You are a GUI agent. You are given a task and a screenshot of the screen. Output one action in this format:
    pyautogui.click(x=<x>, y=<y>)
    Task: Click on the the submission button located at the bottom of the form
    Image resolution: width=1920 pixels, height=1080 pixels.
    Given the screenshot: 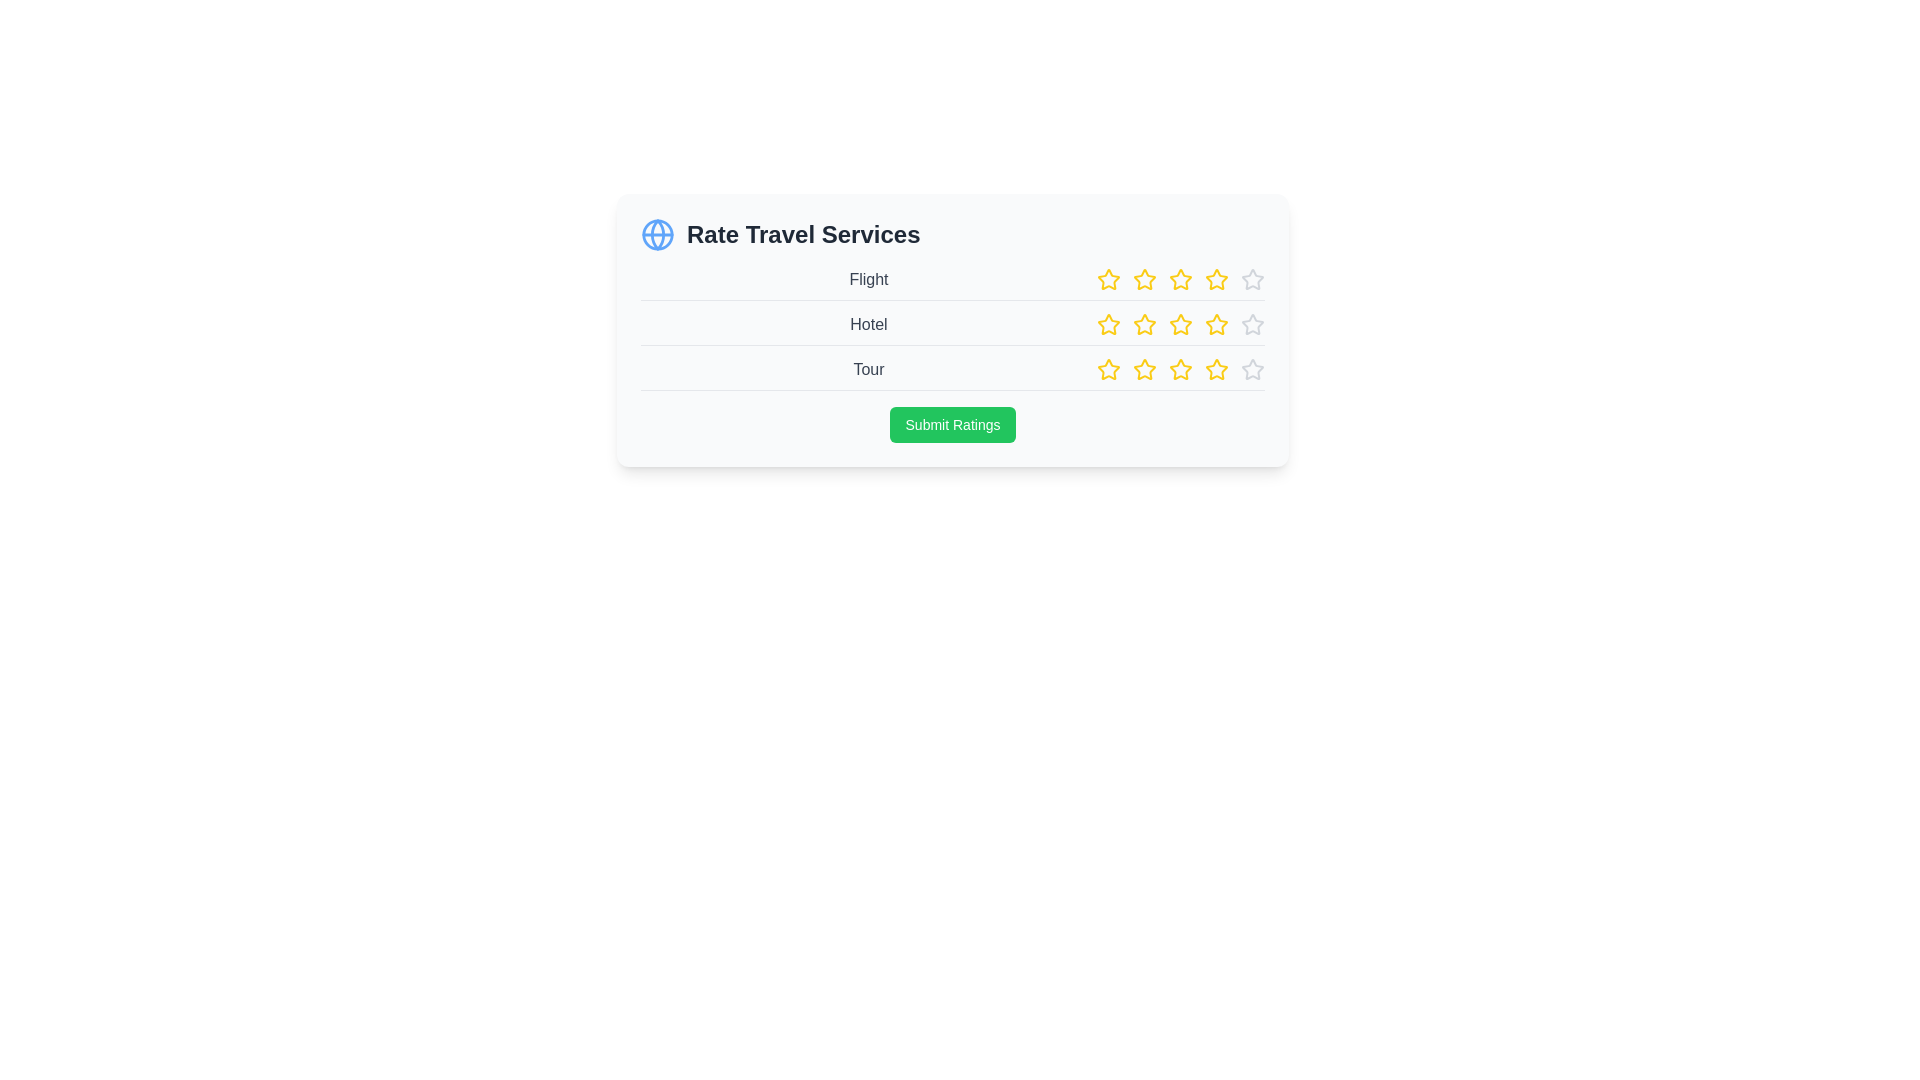 What is the action you would take?
    pyautogui.click(x=952, y=423)
    